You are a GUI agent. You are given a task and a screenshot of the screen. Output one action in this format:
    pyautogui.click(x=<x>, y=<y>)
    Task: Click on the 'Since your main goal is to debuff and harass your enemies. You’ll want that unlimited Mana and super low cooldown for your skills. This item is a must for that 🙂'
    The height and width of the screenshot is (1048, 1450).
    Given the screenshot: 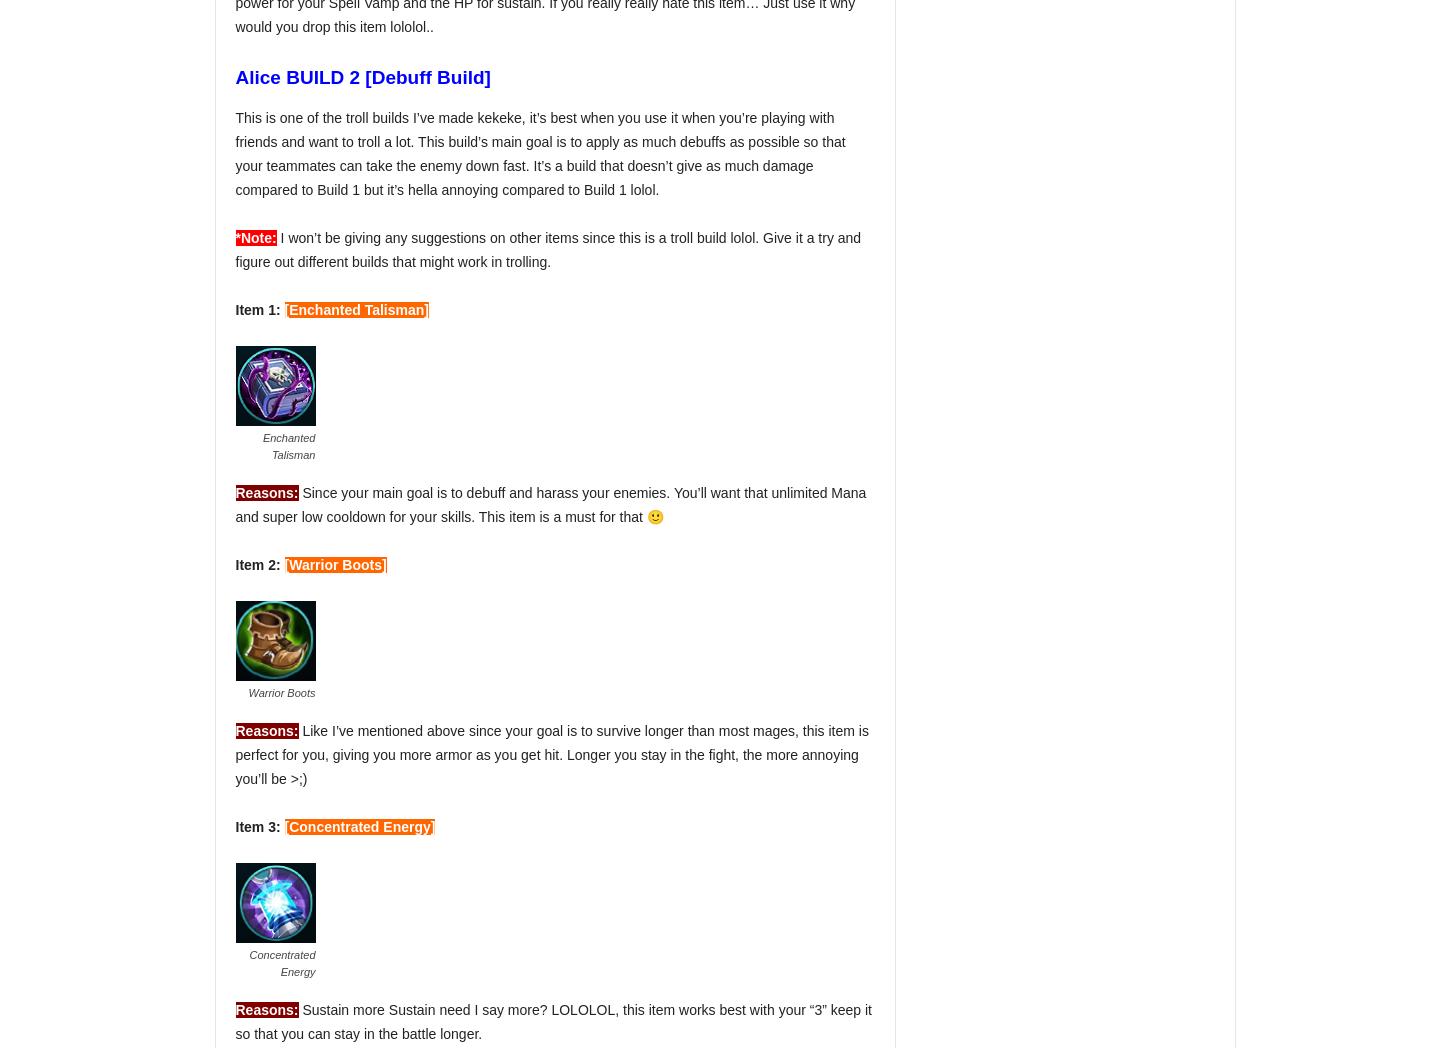 What is the action you would take?
    pyautogui.click(x=550, y=505)
    